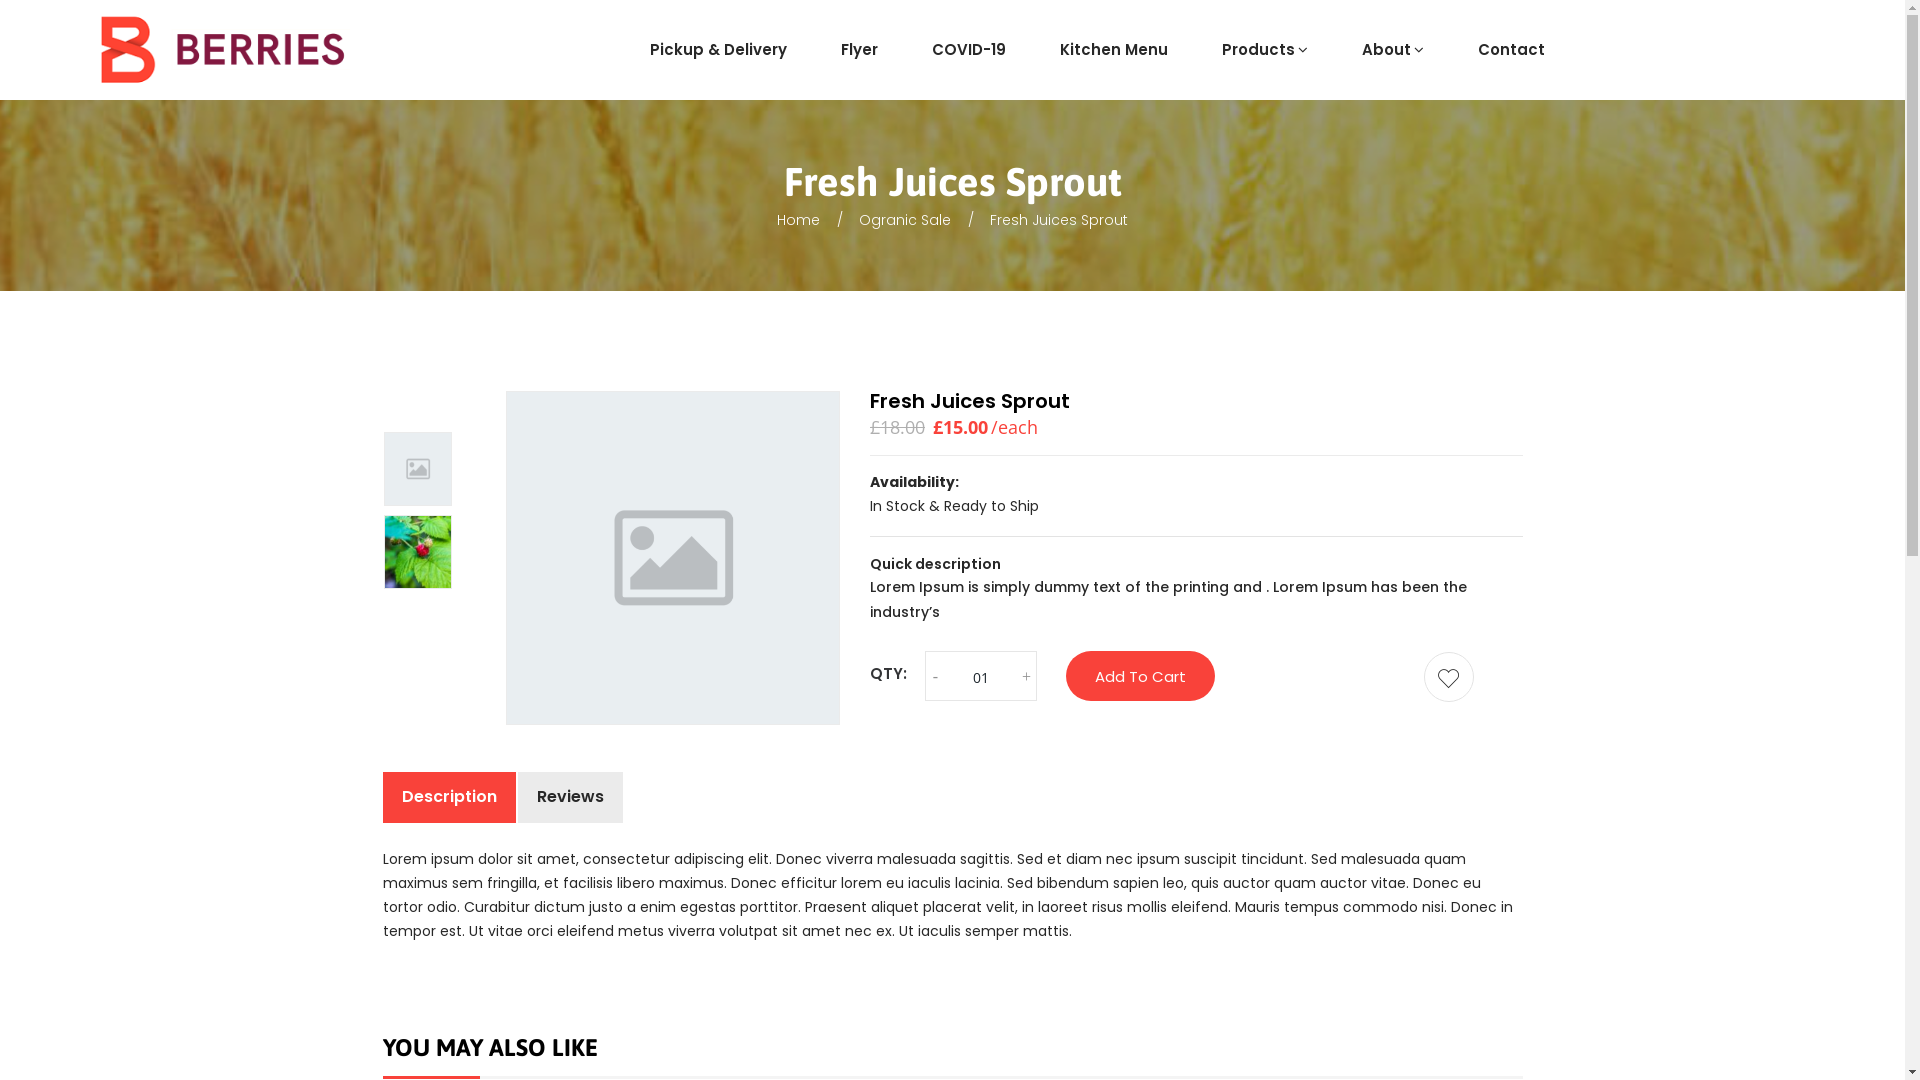  What do you see at coordinates (1391, 49) in the screenshot?
I see `'About'` at bounding box center [1391, 49].